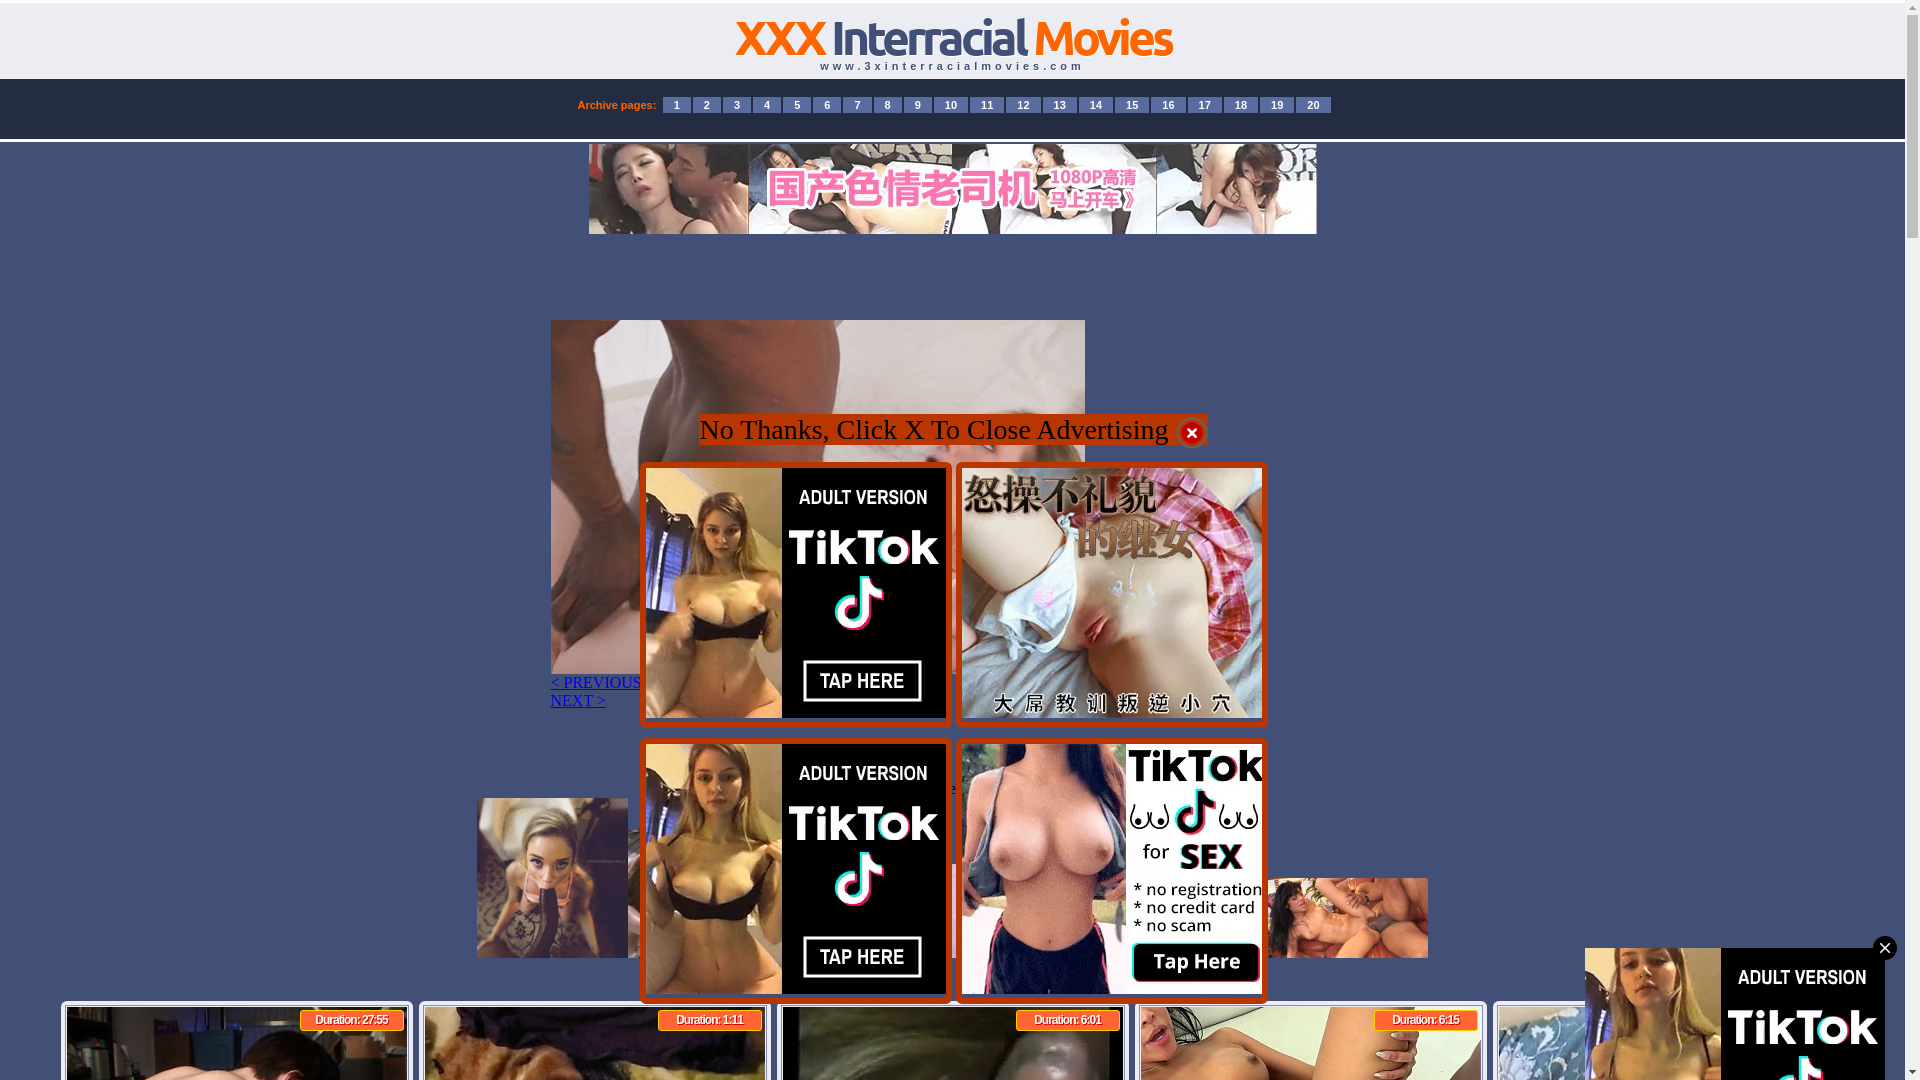 The height and width of the screenshot is (1080, 1920). I want to click on '14', so click(1094, 104).